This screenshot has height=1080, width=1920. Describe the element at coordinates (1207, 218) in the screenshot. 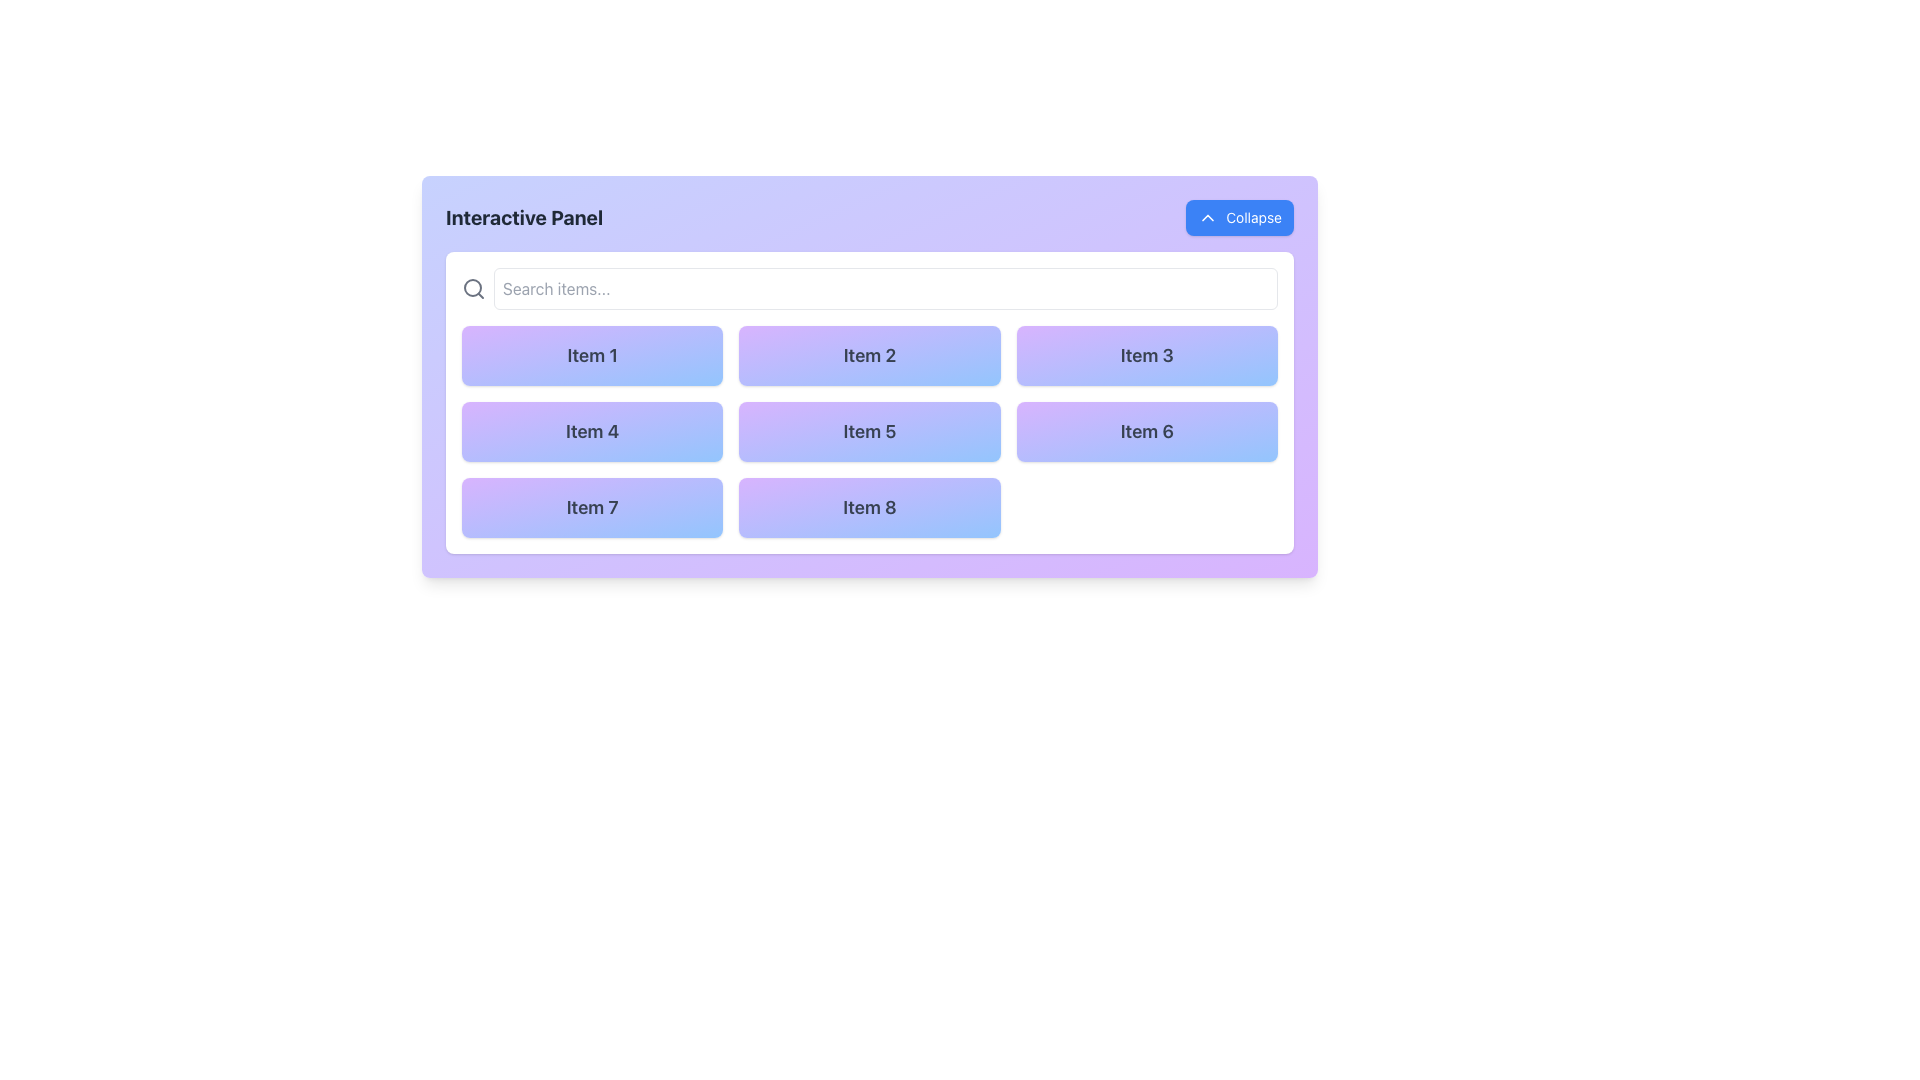

I see `the collapsing icon located to the left of the 'Collapse' button in the top-right corner of the interface` at that location.